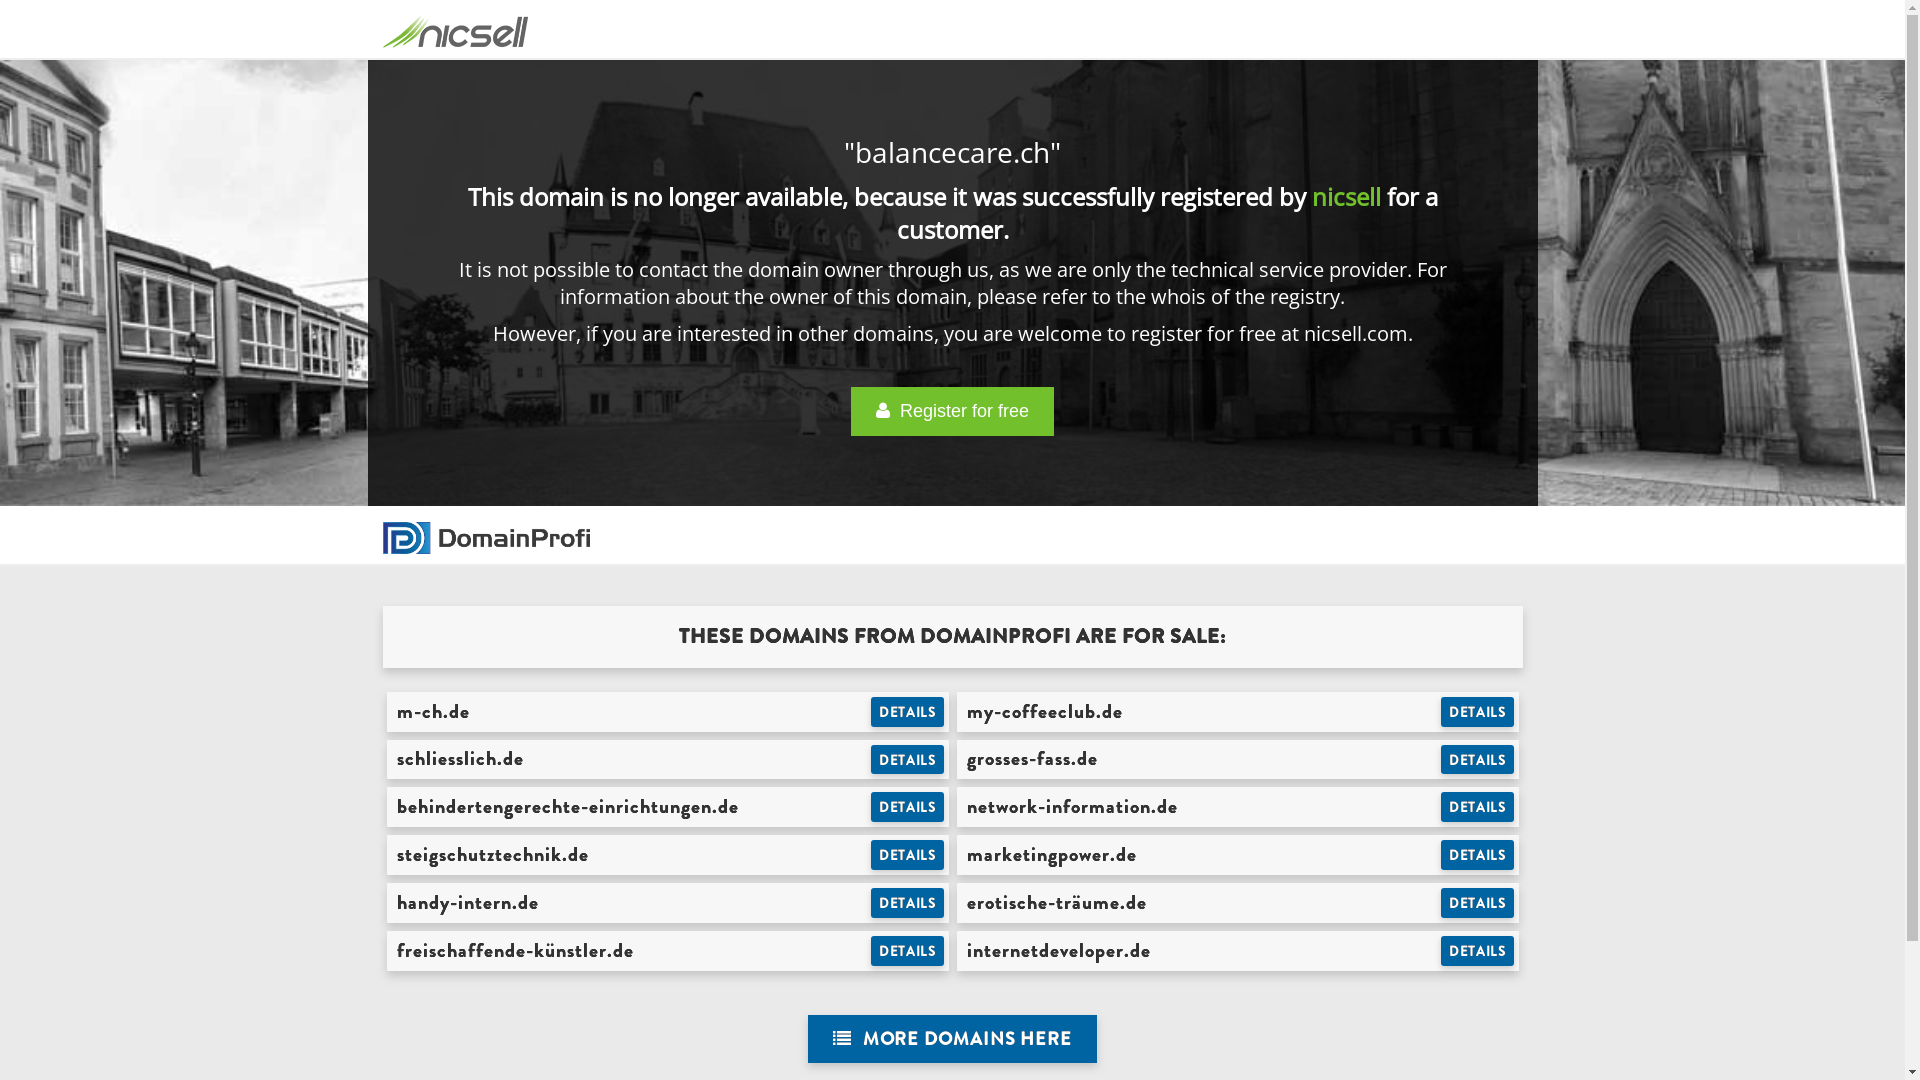  Describe the element at coordinates (1477, 805) in the screenshot. I see `'DETAILS'` at that location.